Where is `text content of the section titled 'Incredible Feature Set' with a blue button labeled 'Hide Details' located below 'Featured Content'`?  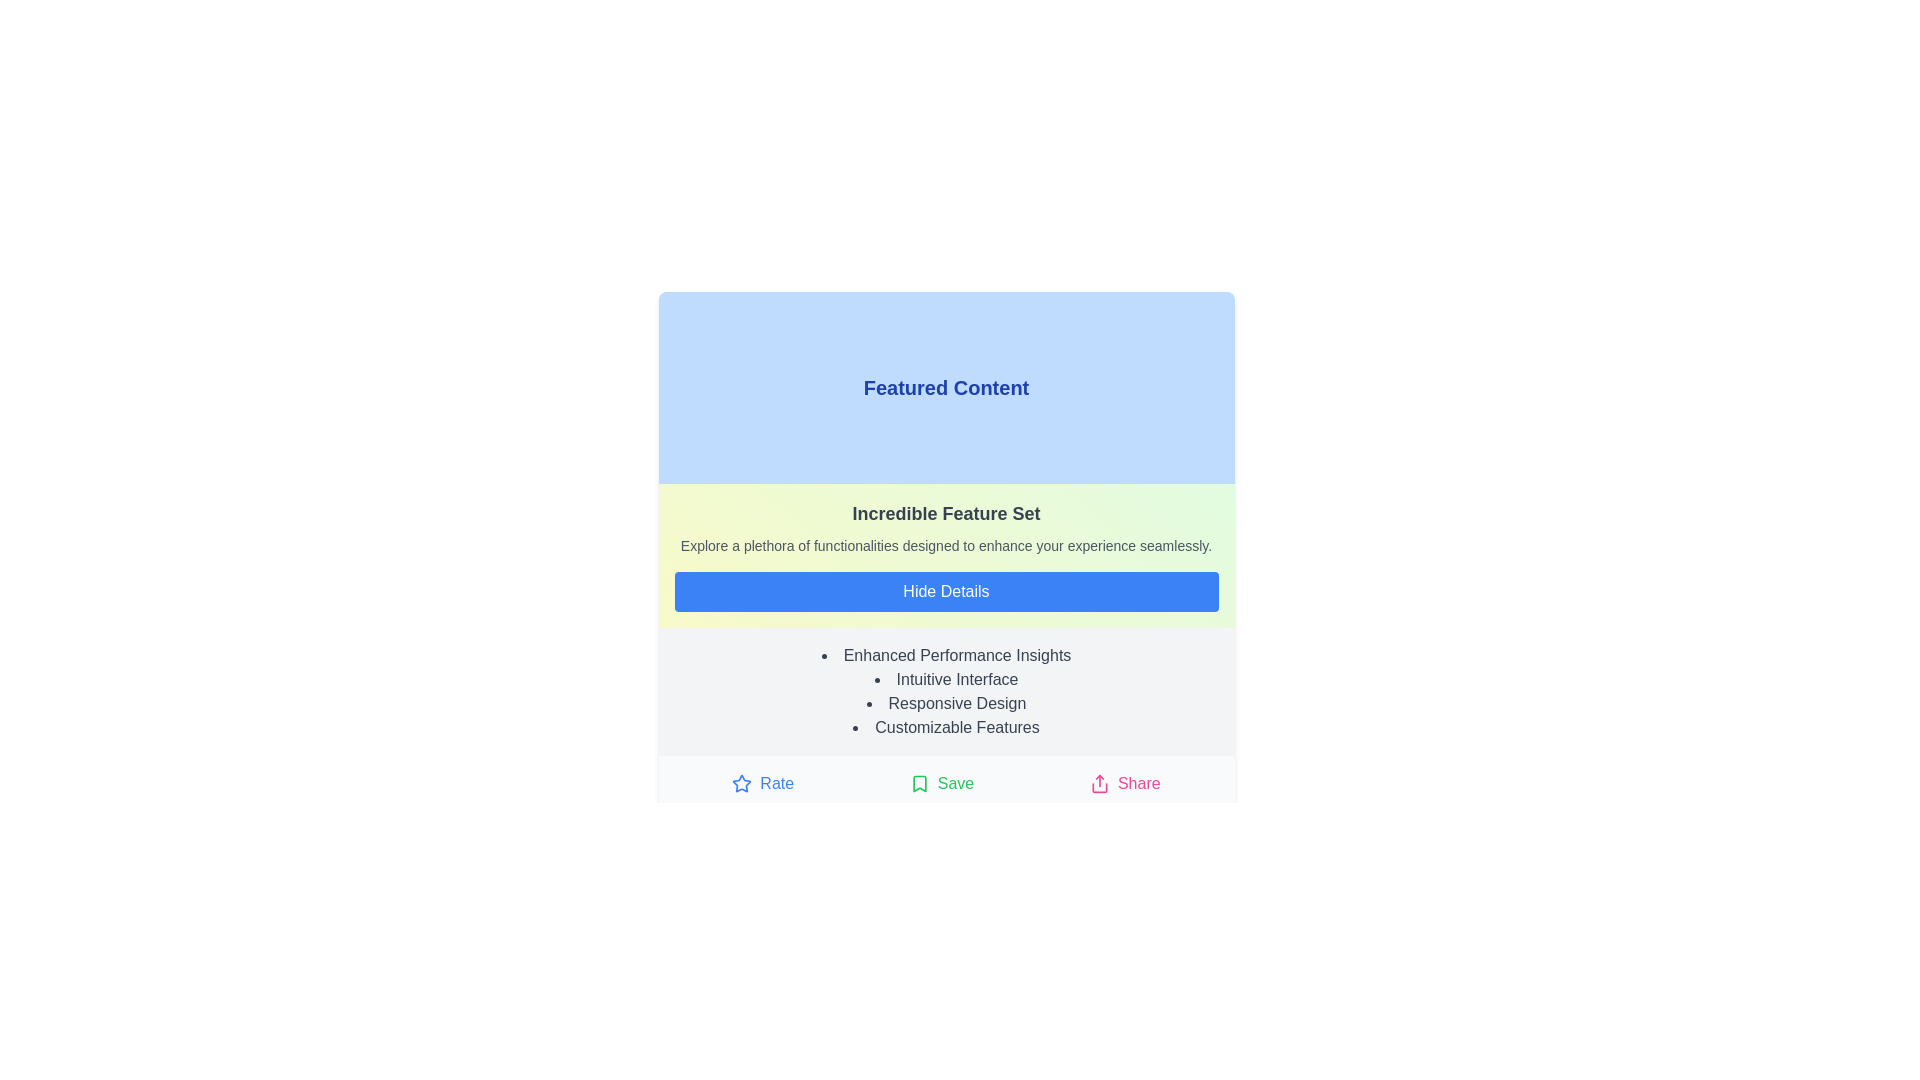 text content of the section titled 'Incredible Feature Set' with a blue button labeled 'Hide Details' located below 'Featured Content' is located at coordinates (945, 555).